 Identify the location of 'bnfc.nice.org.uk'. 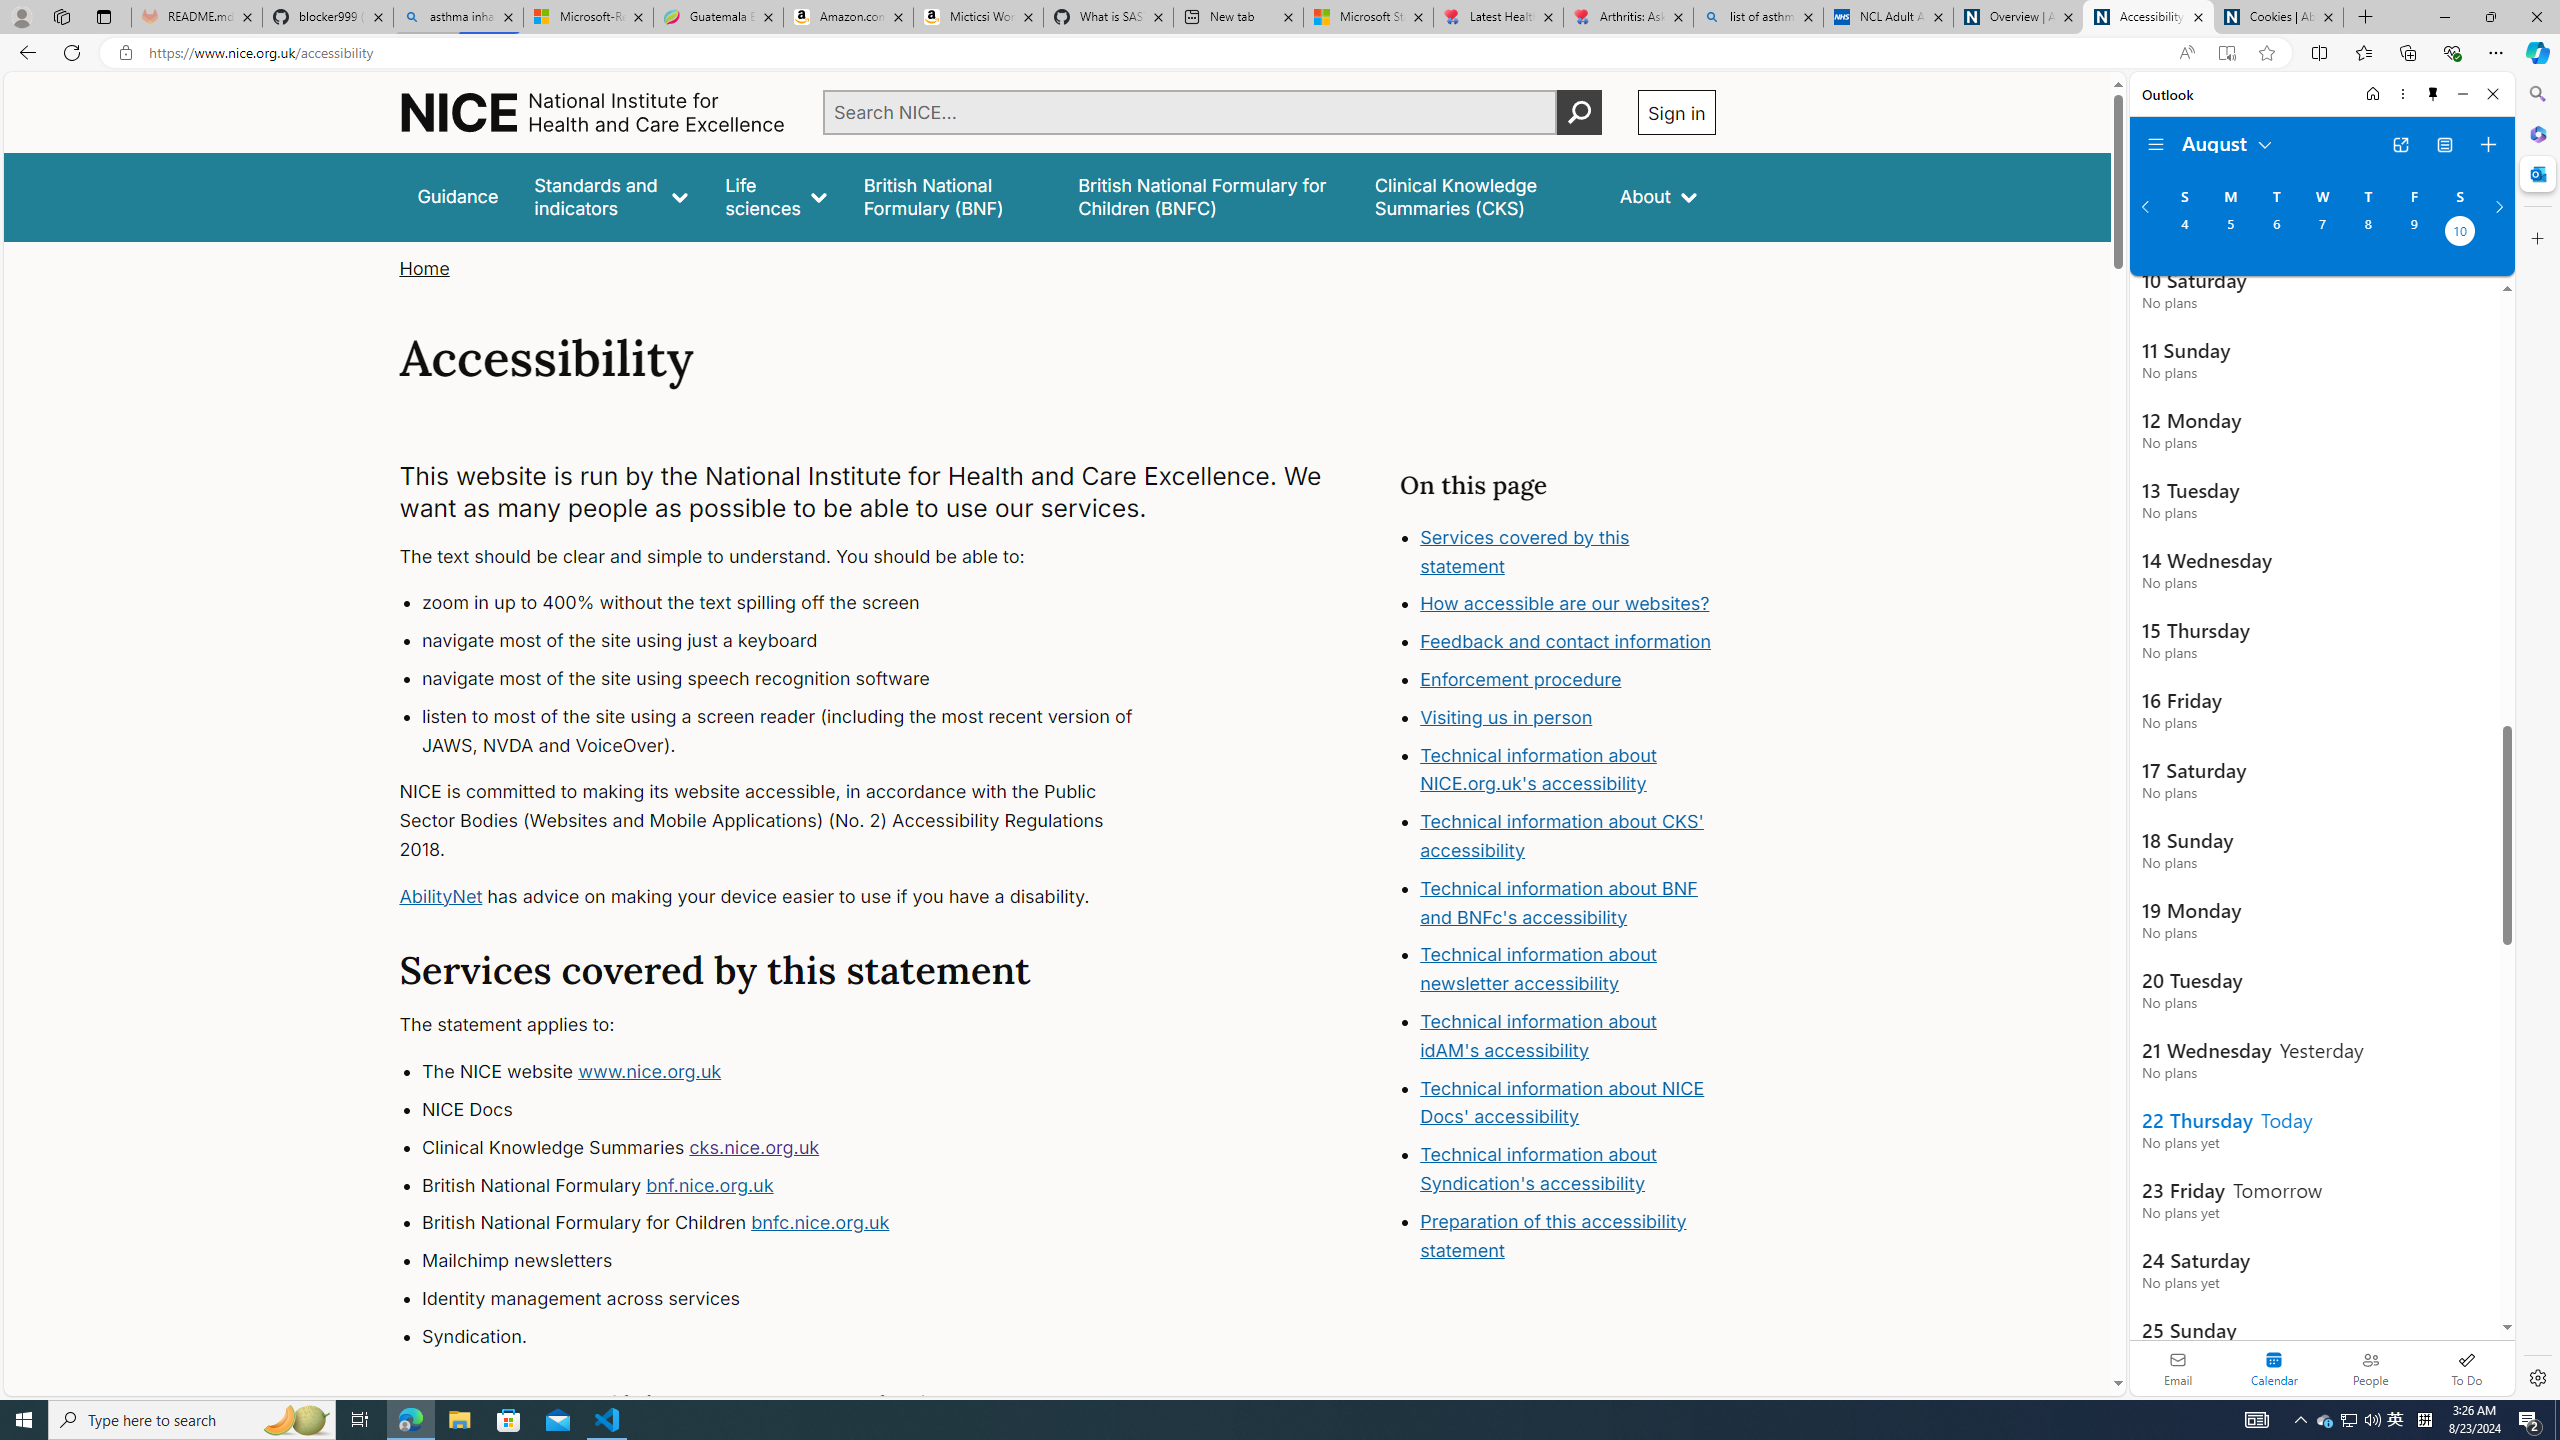
(819, 1222).